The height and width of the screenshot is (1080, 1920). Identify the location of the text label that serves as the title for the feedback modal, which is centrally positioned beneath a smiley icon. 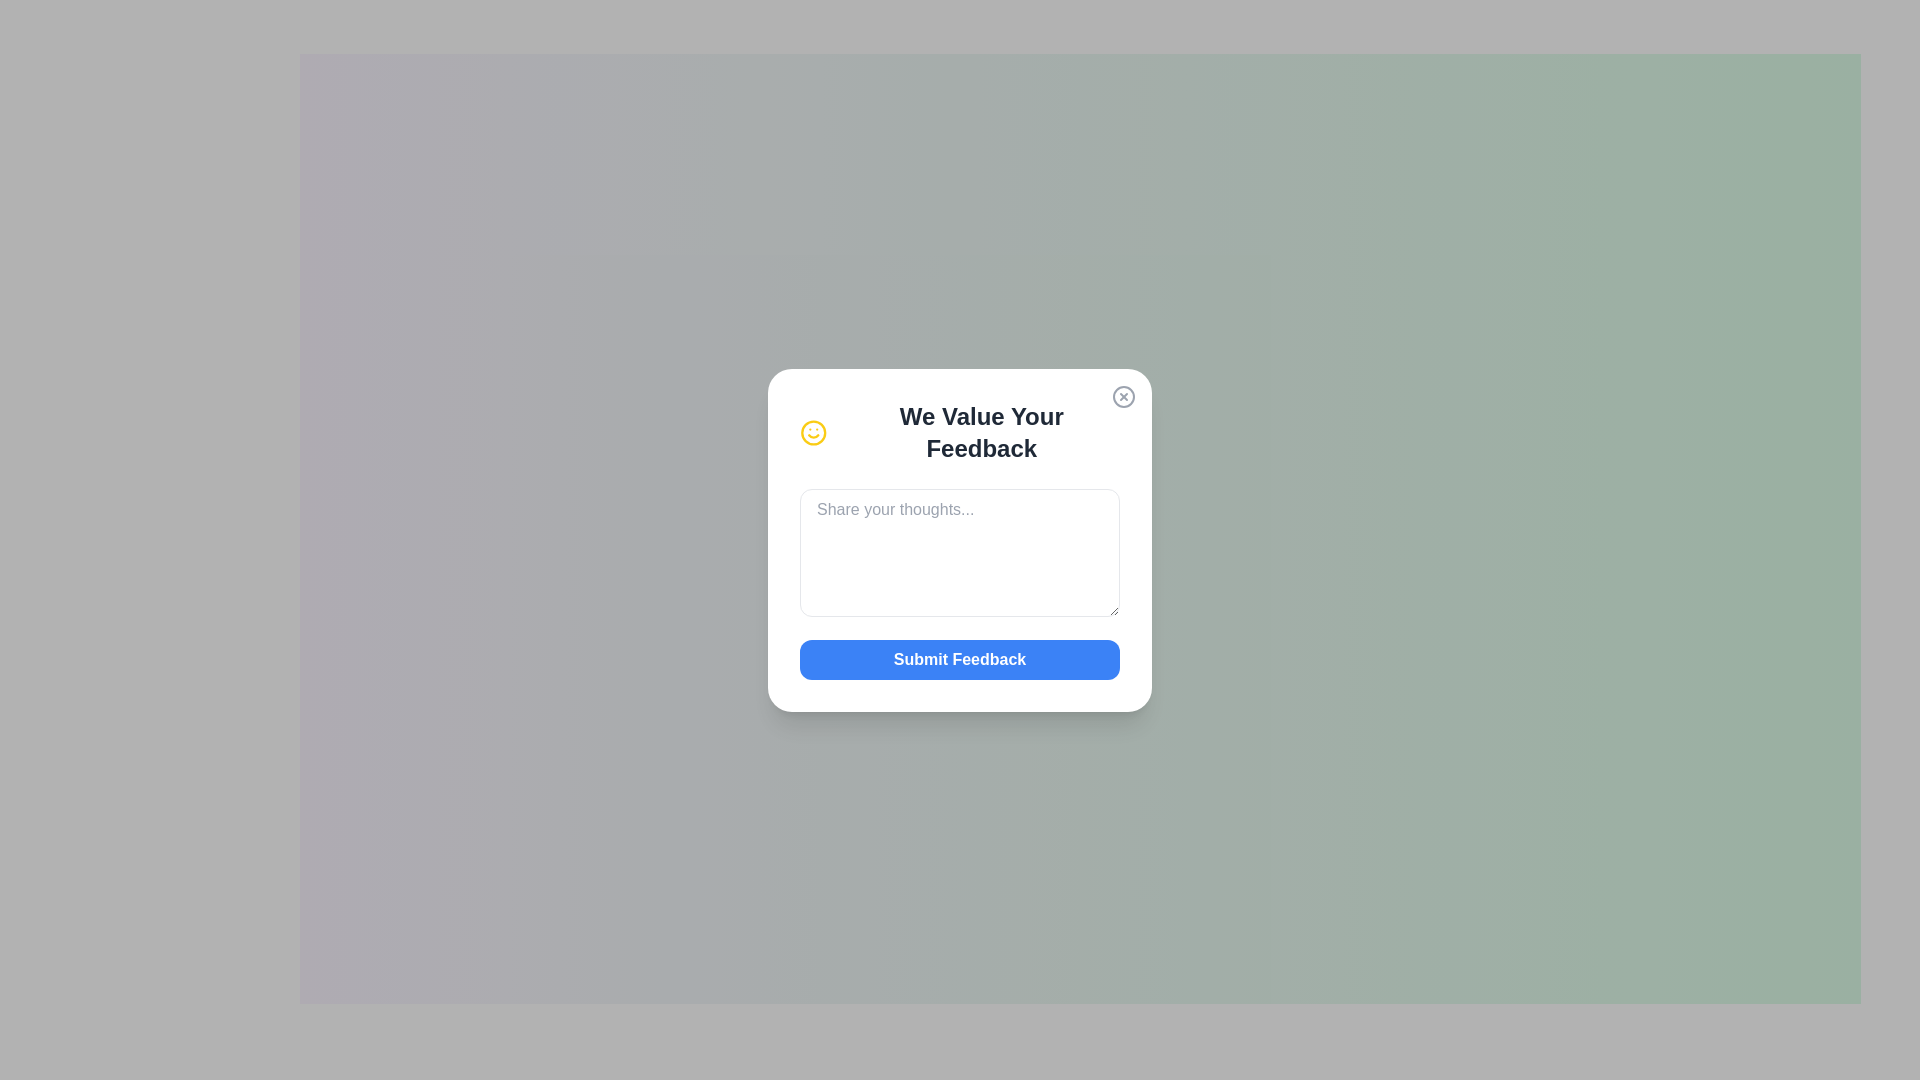
(981, 431).